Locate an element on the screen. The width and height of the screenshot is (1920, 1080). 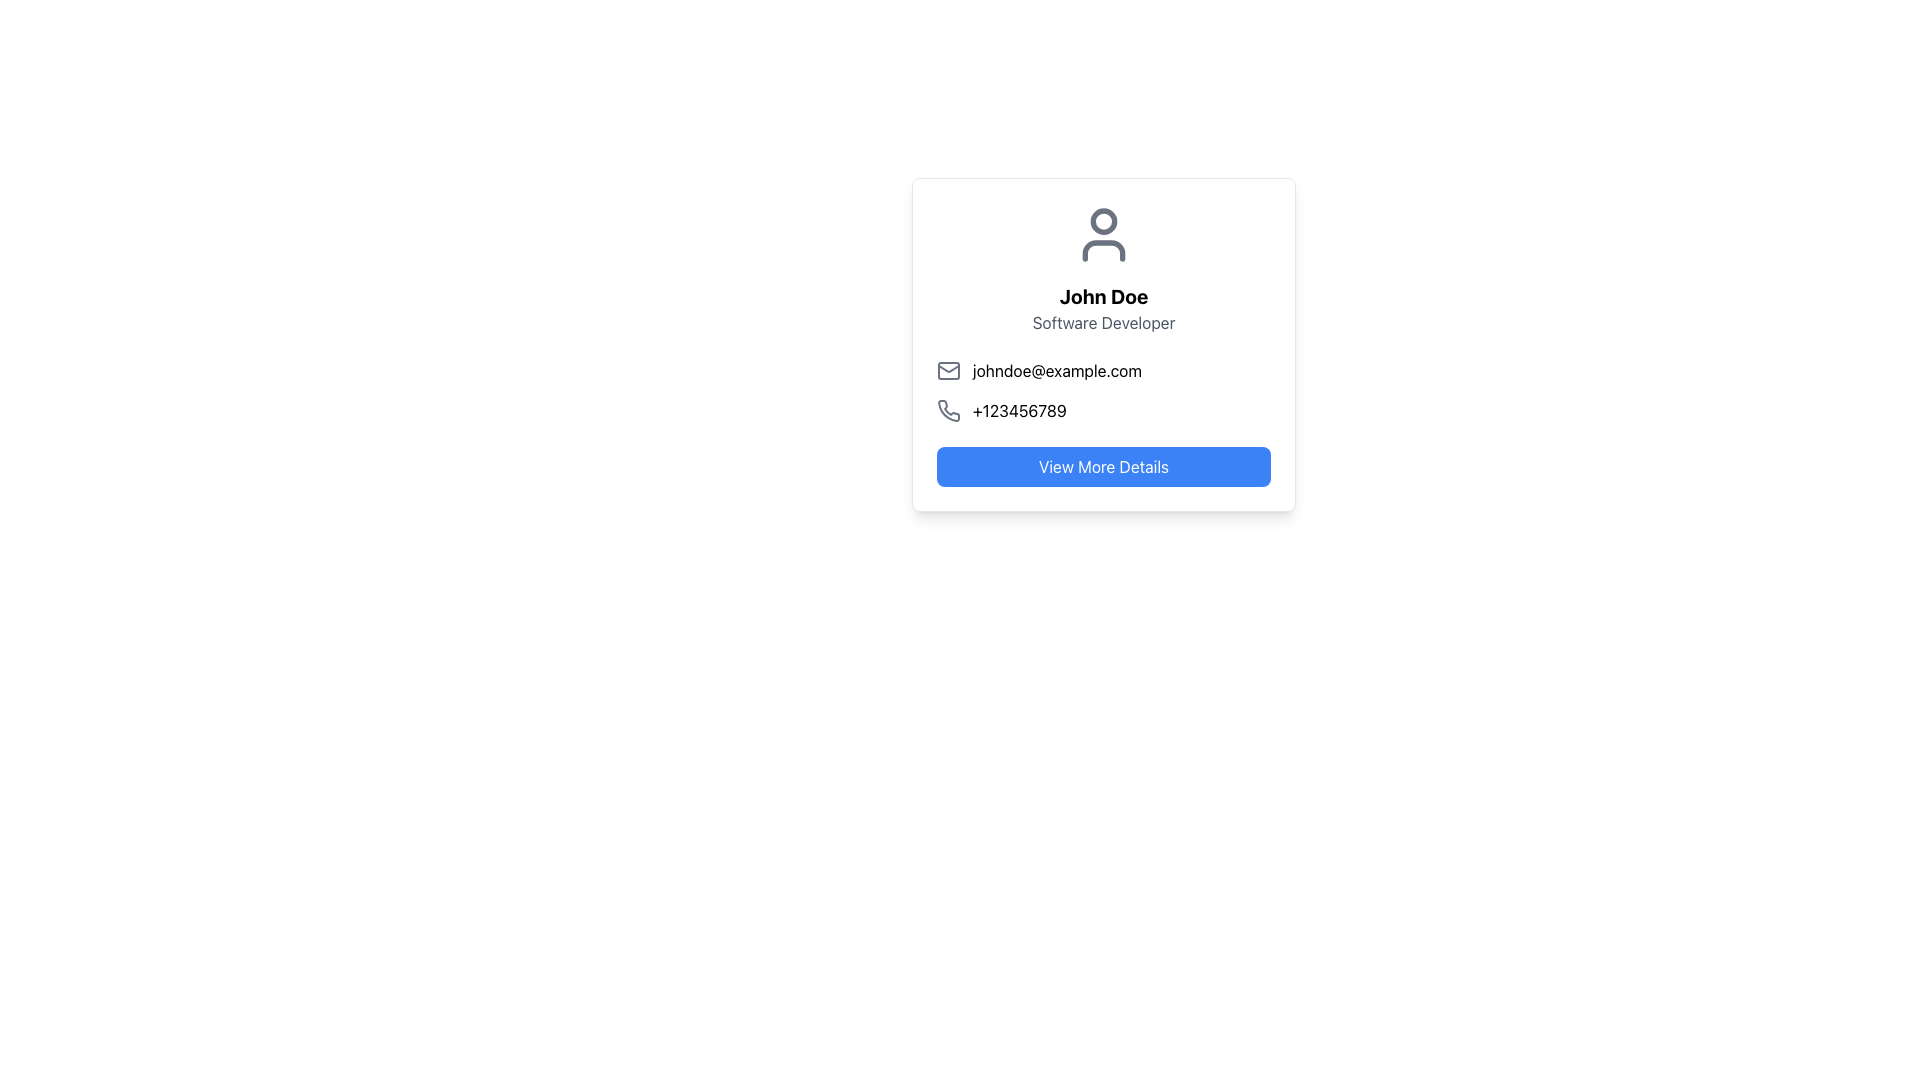
the text label reading 'Software Developer', which is center-aligned beneath the 'John Doe' title and above the contact information within the card is located at coordinates (1103, 322).